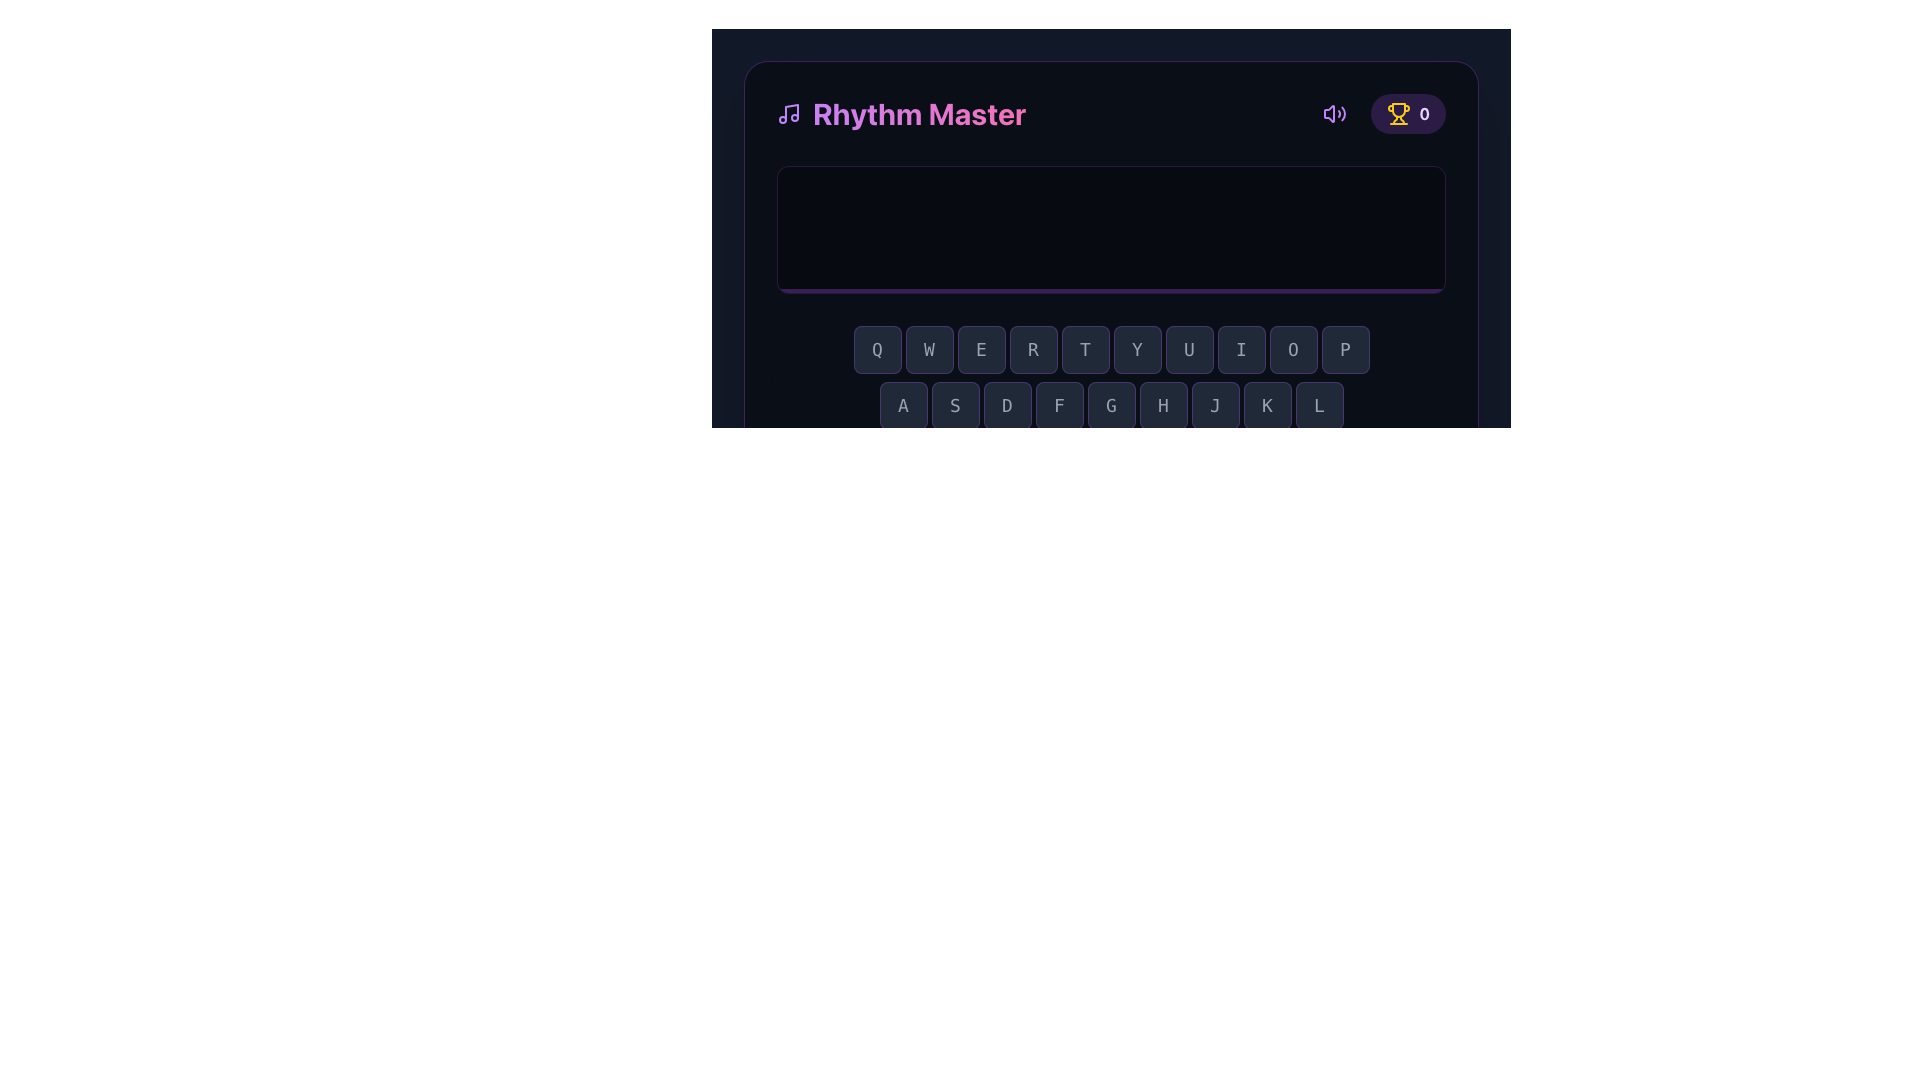 The width and height of the screenshot is (1920, 1080). Describe the element at coordinates (902, 405) in the screenshot. I see `the first button in the horizontal keyboard layout to input the letter 'A', located under the heading 'Rhythm Master'` at that location.